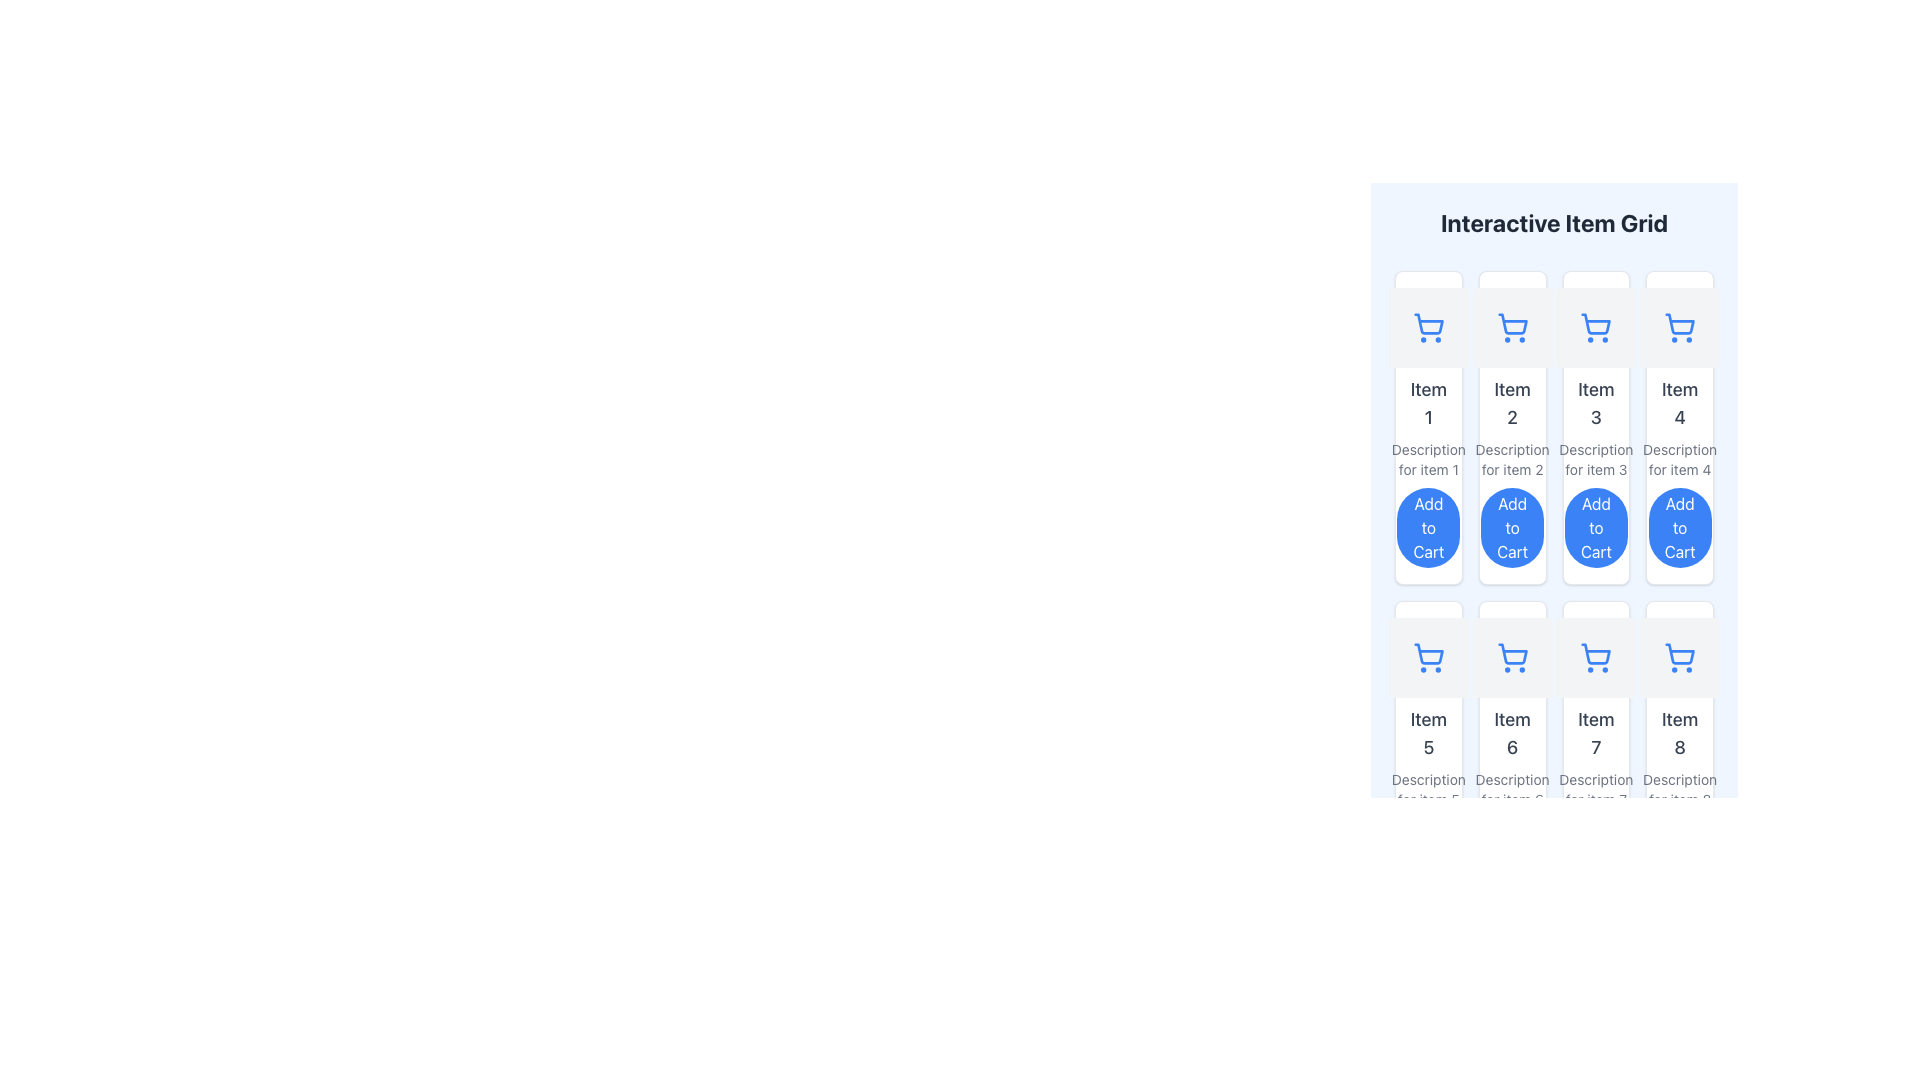  Describe the element at coordinates (1595, 323) in the screenshot. I see `the shopping cart icon located in the upper section of the cell for Item 3, which is directly above the 'Add to Cart' button` at that location.